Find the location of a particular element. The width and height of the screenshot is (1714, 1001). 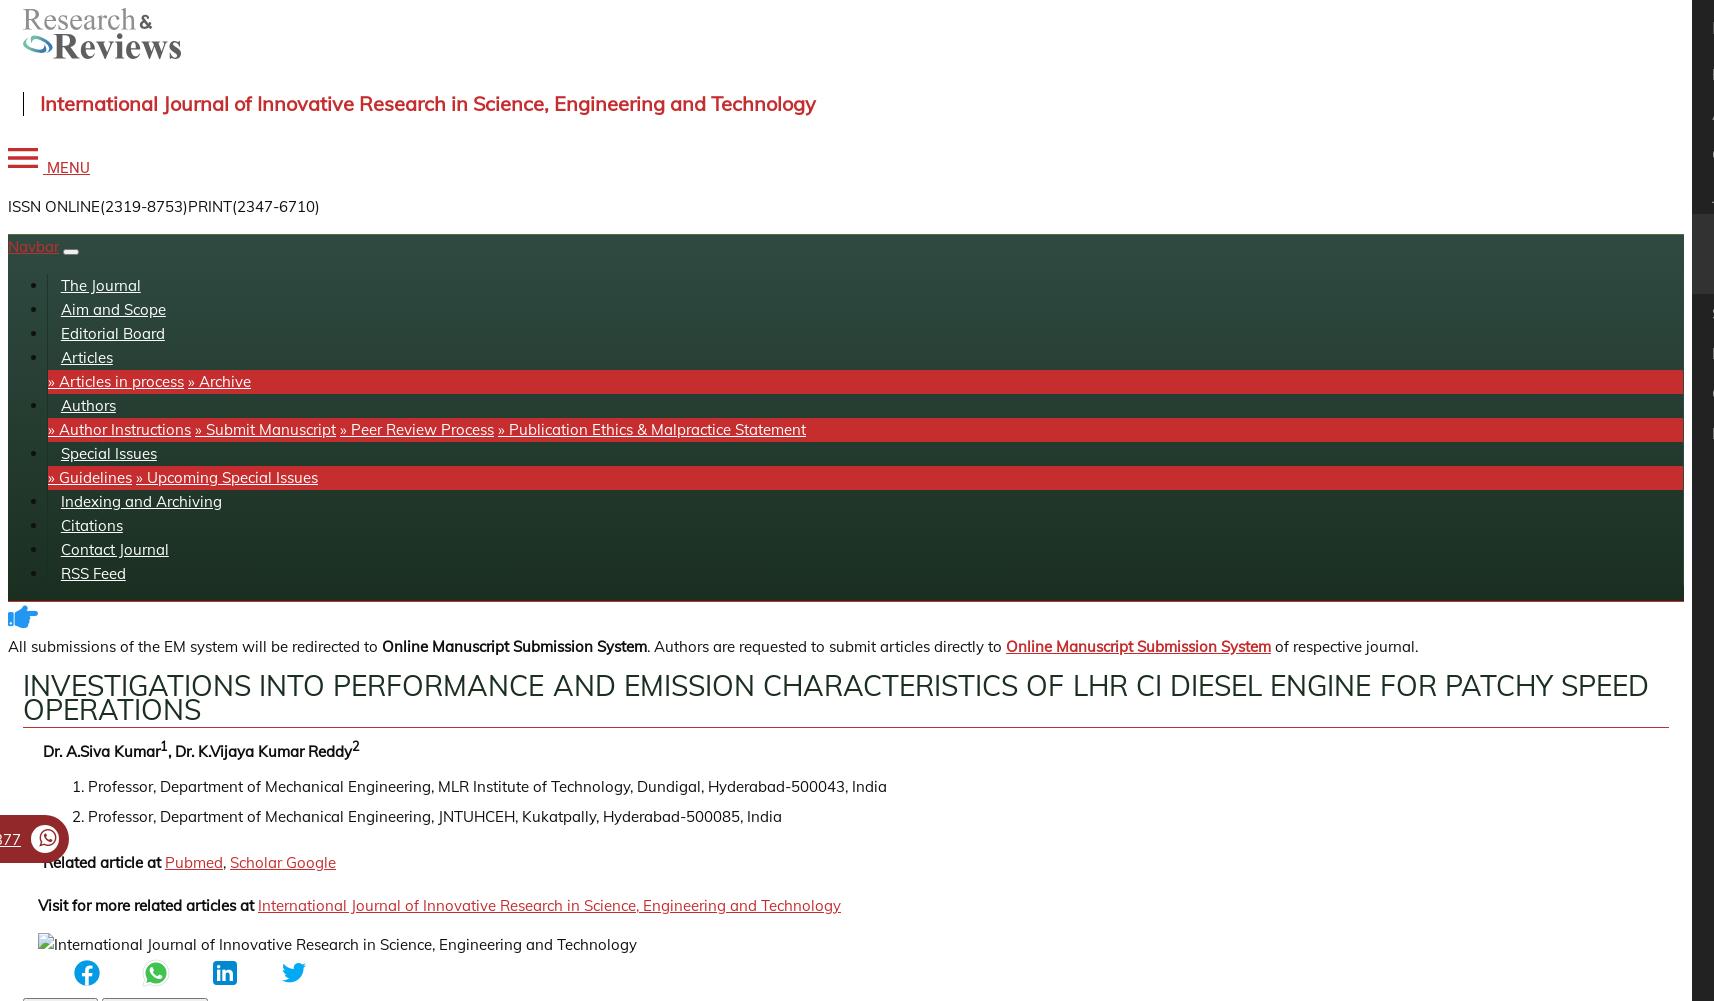

'Citations' is located at coordinates (90, 524).